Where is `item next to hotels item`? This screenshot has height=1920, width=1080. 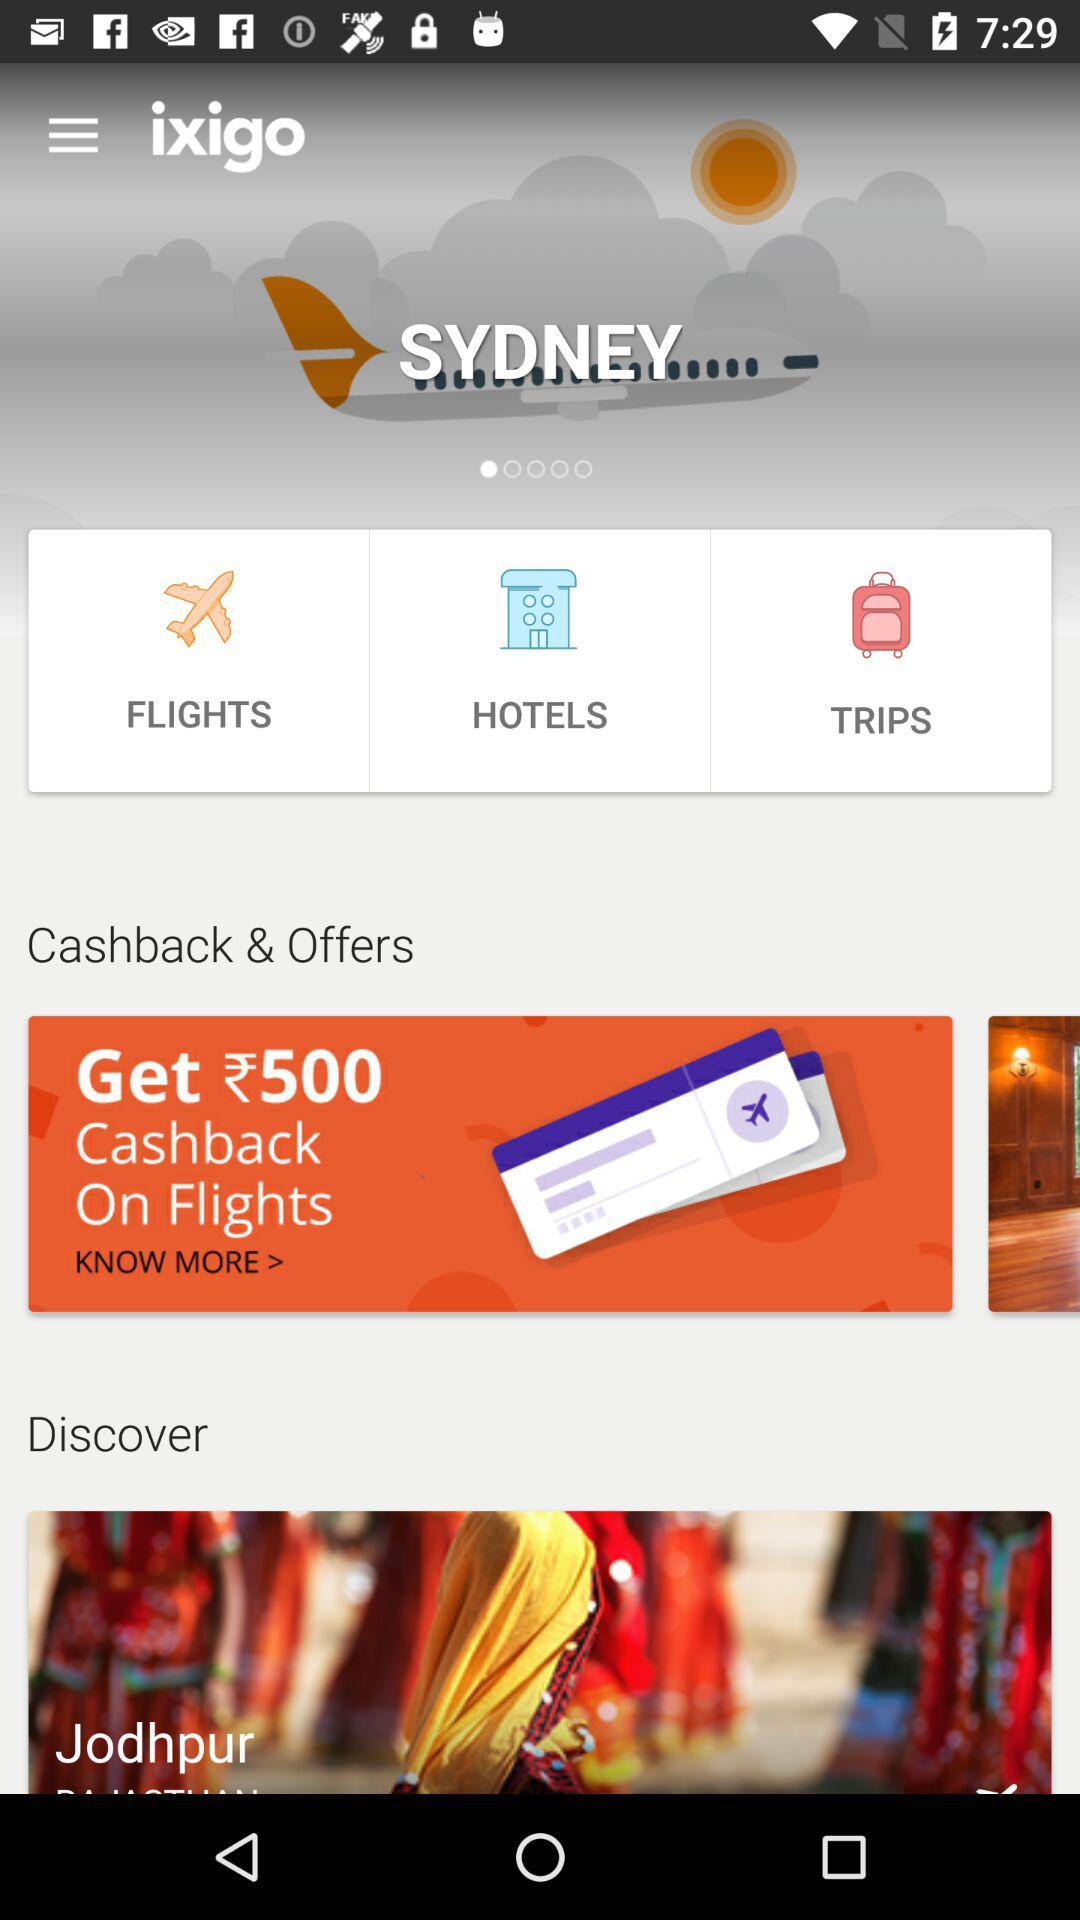 item next to hotels item is located at coordinates (880, 660).